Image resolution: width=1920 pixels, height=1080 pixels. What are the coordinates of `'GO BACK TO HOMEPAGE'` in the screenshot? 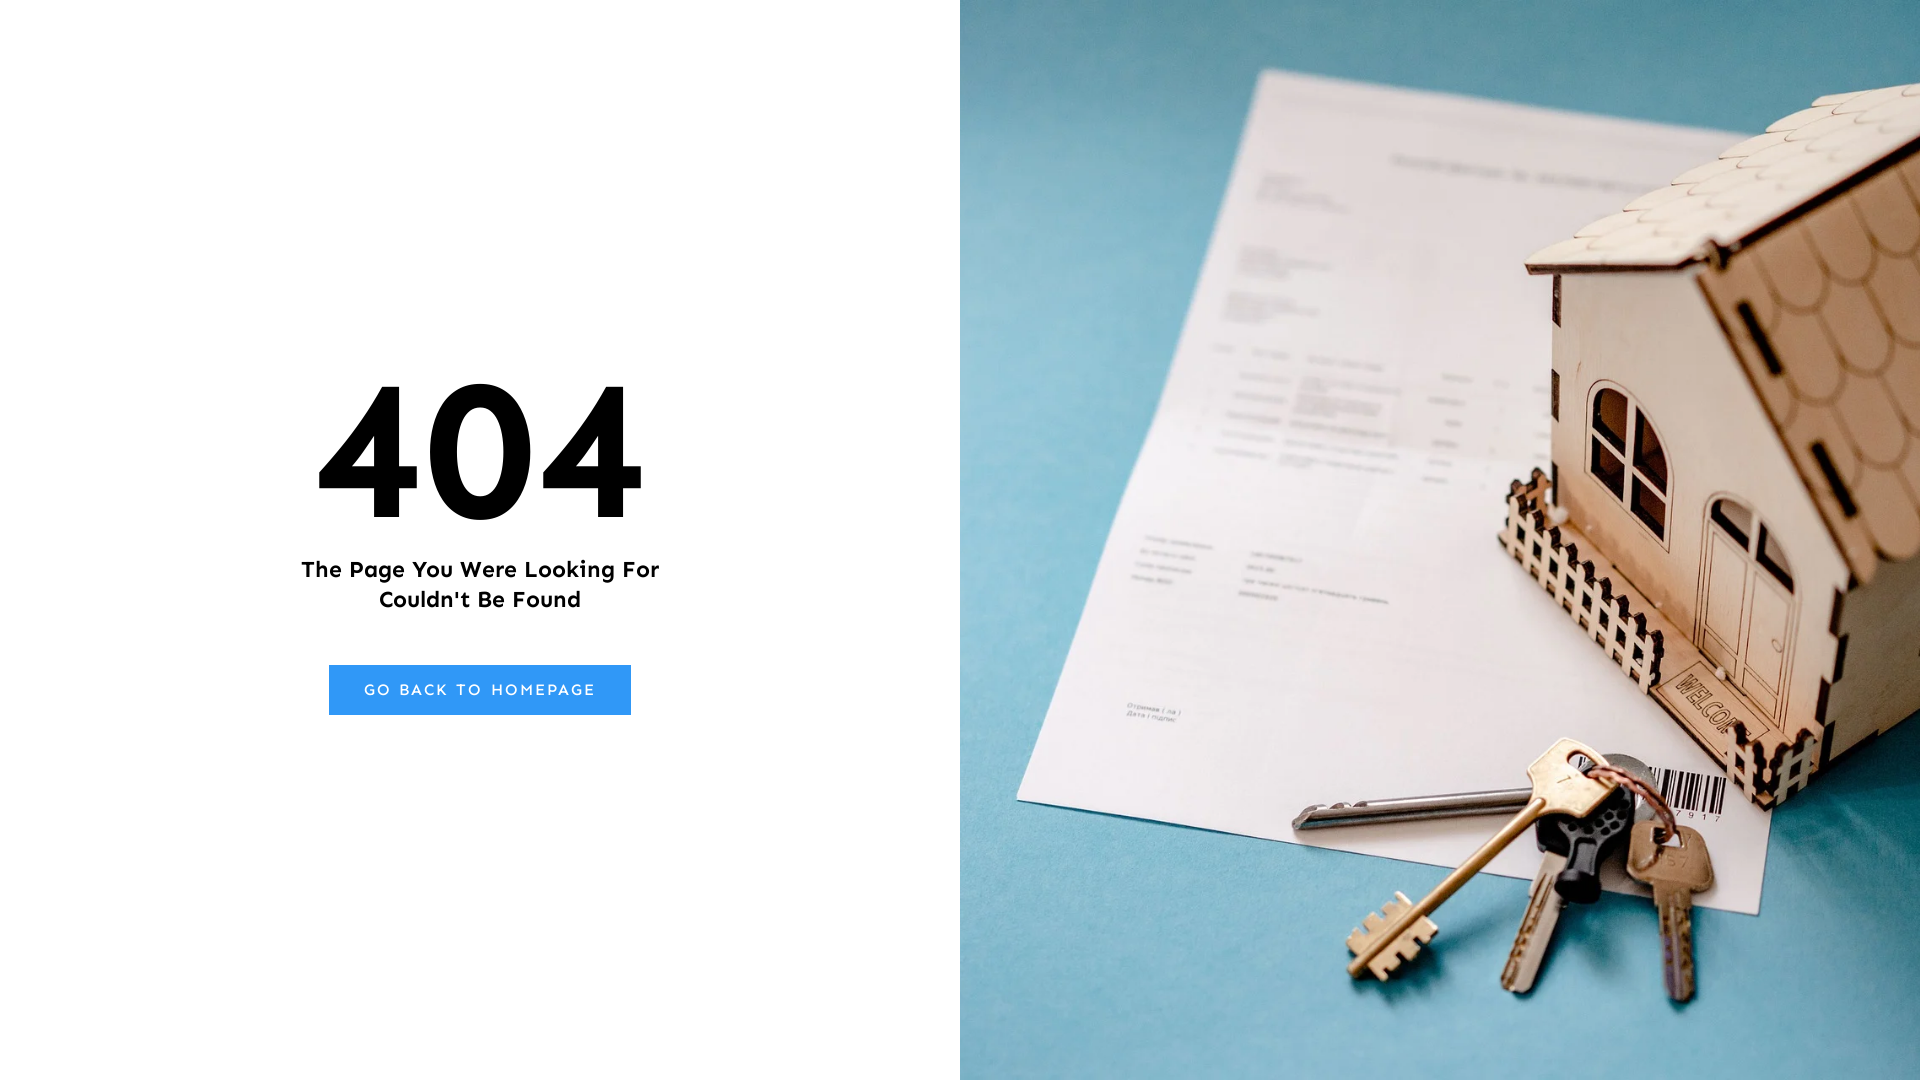 It's located at (480, 689).